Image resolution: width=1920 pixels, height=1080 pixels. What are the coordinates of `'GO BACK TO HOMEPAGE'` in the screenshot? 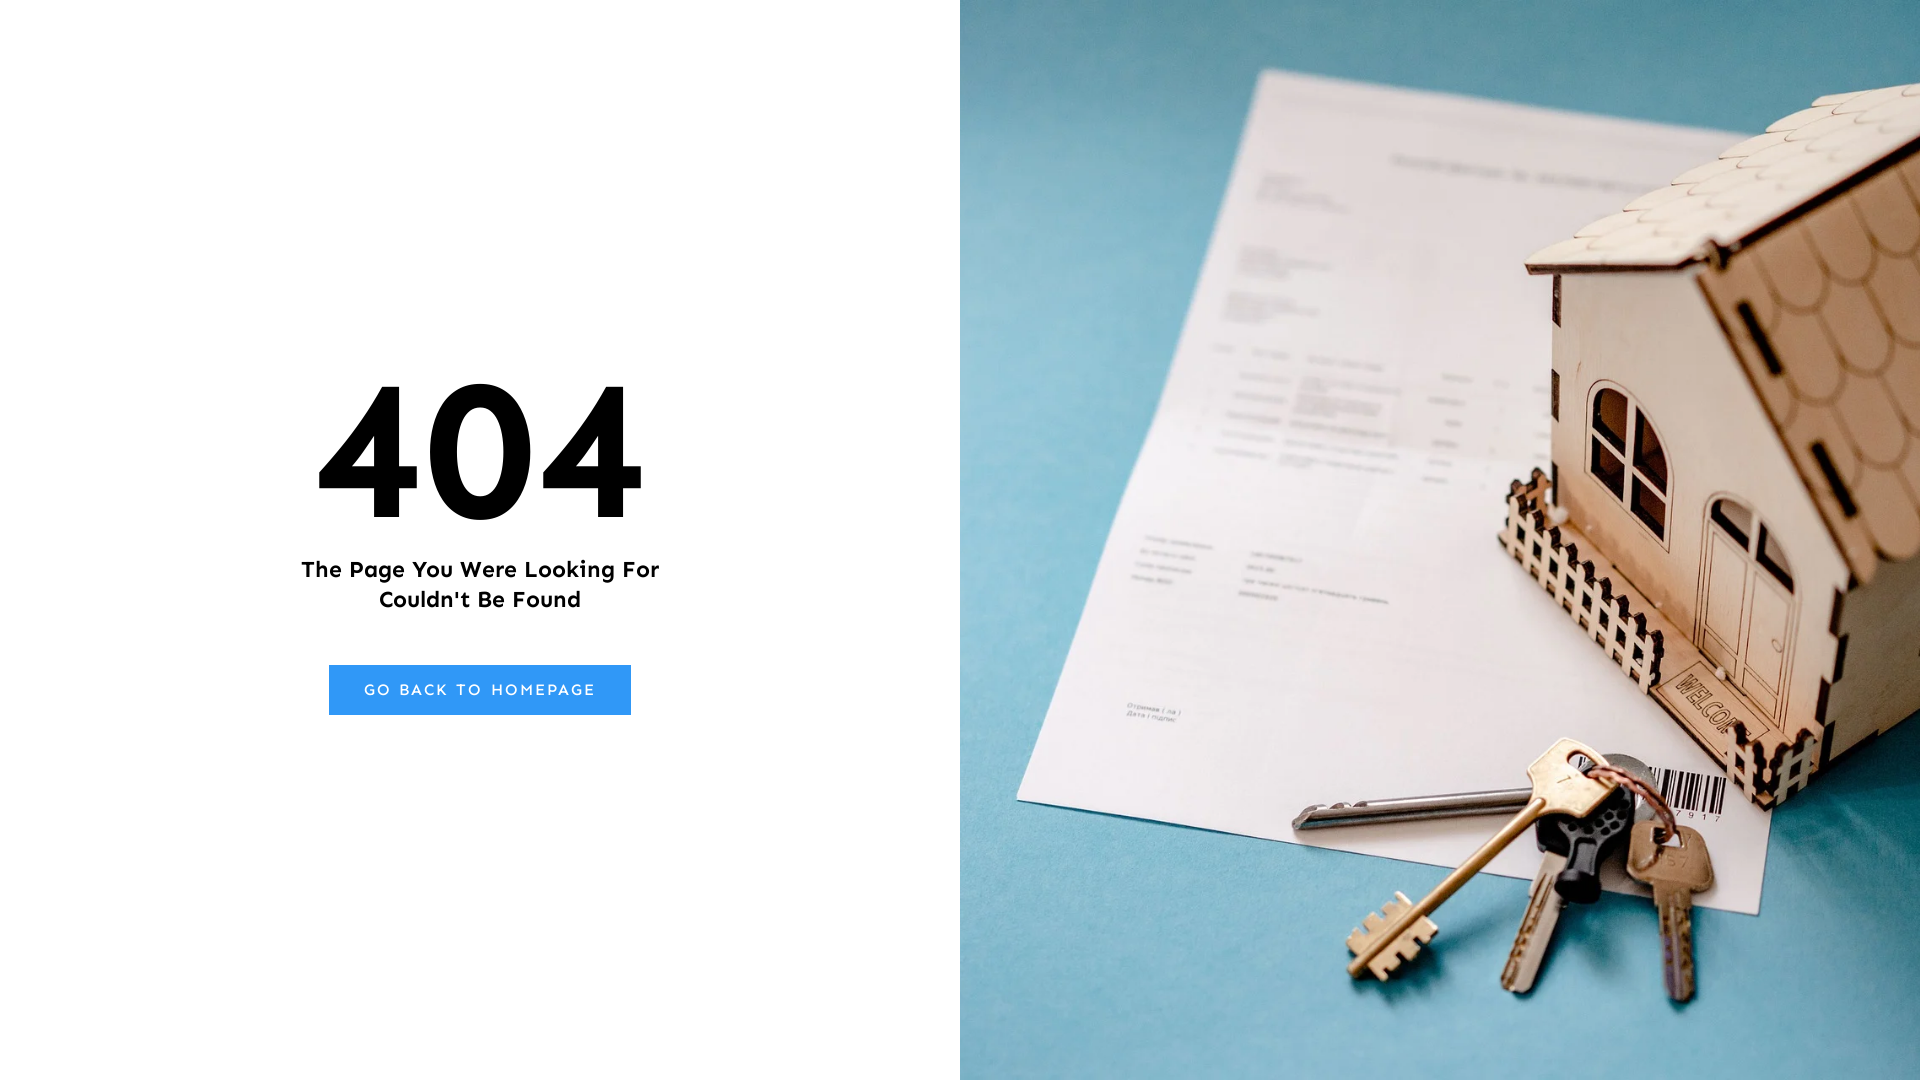 It's located at (480, 689).